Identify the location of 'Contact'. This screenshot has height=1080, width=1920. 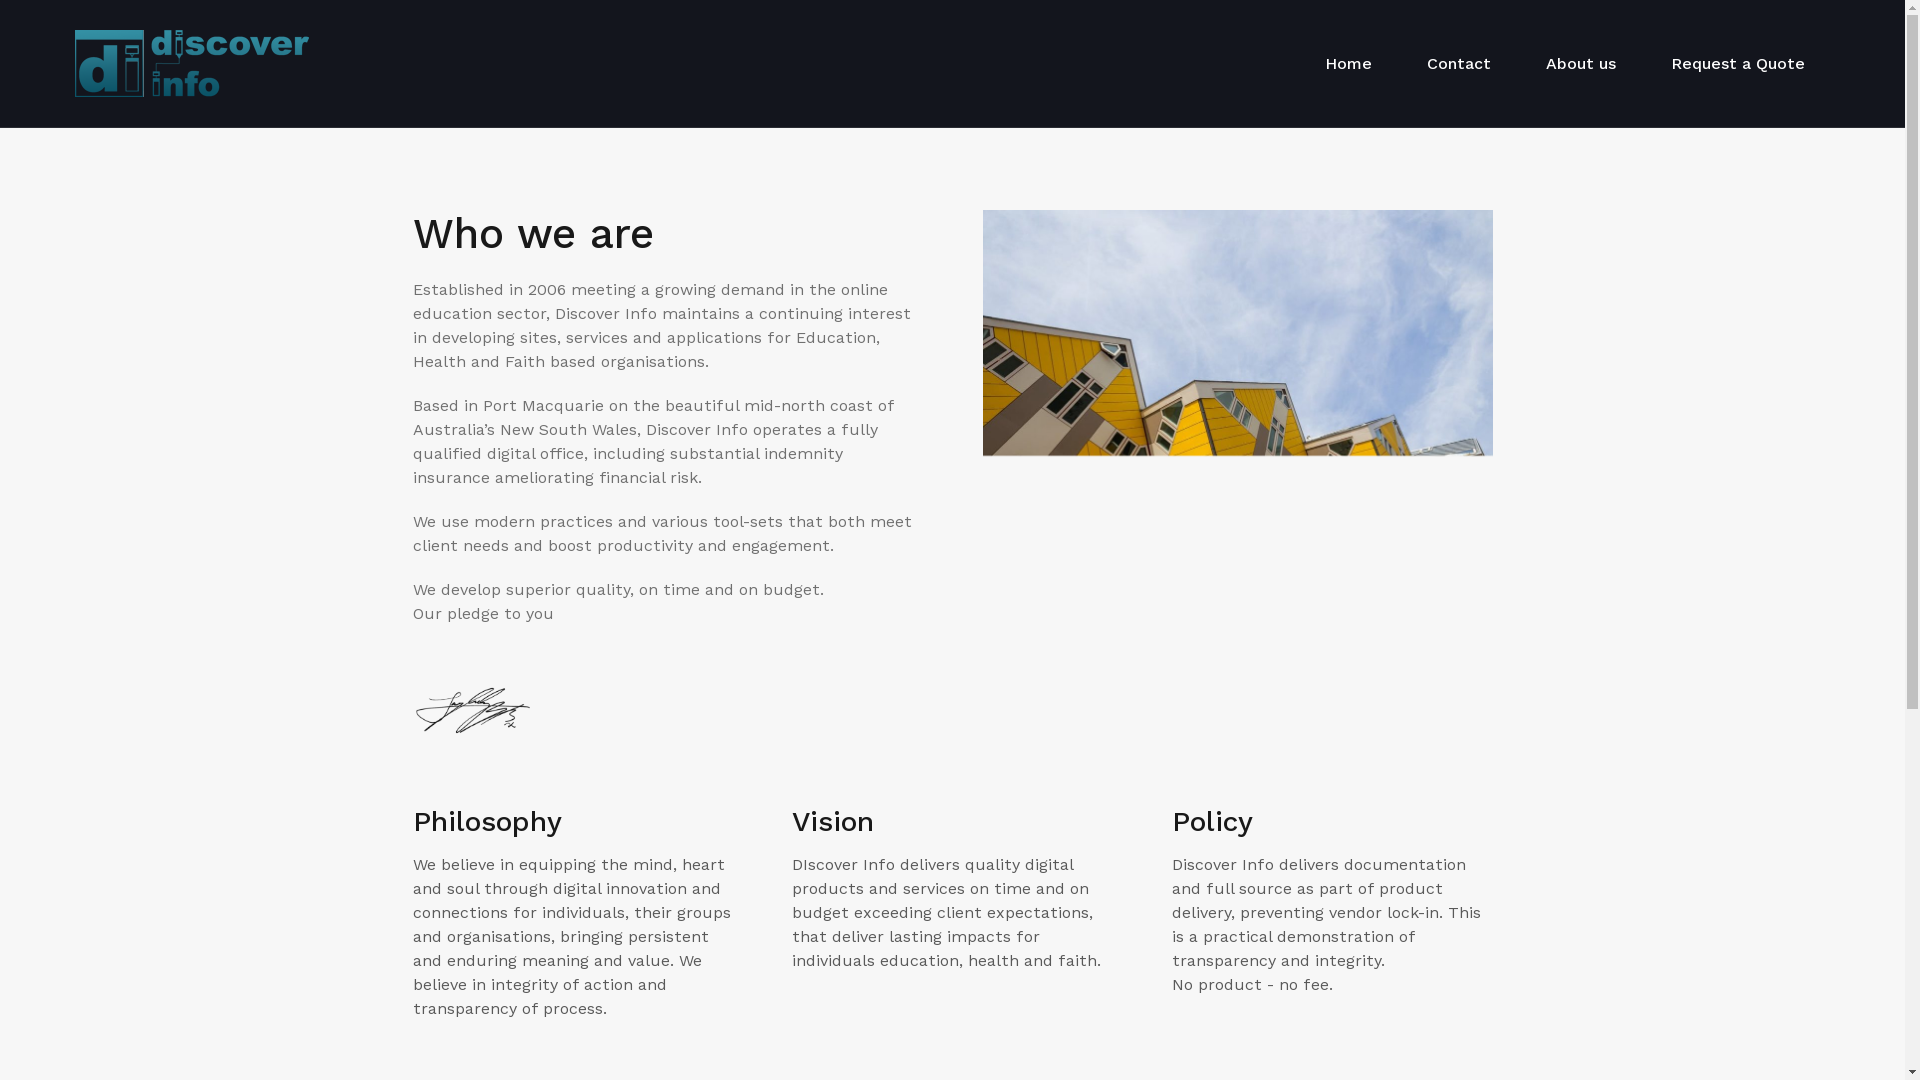
(1459, 63).